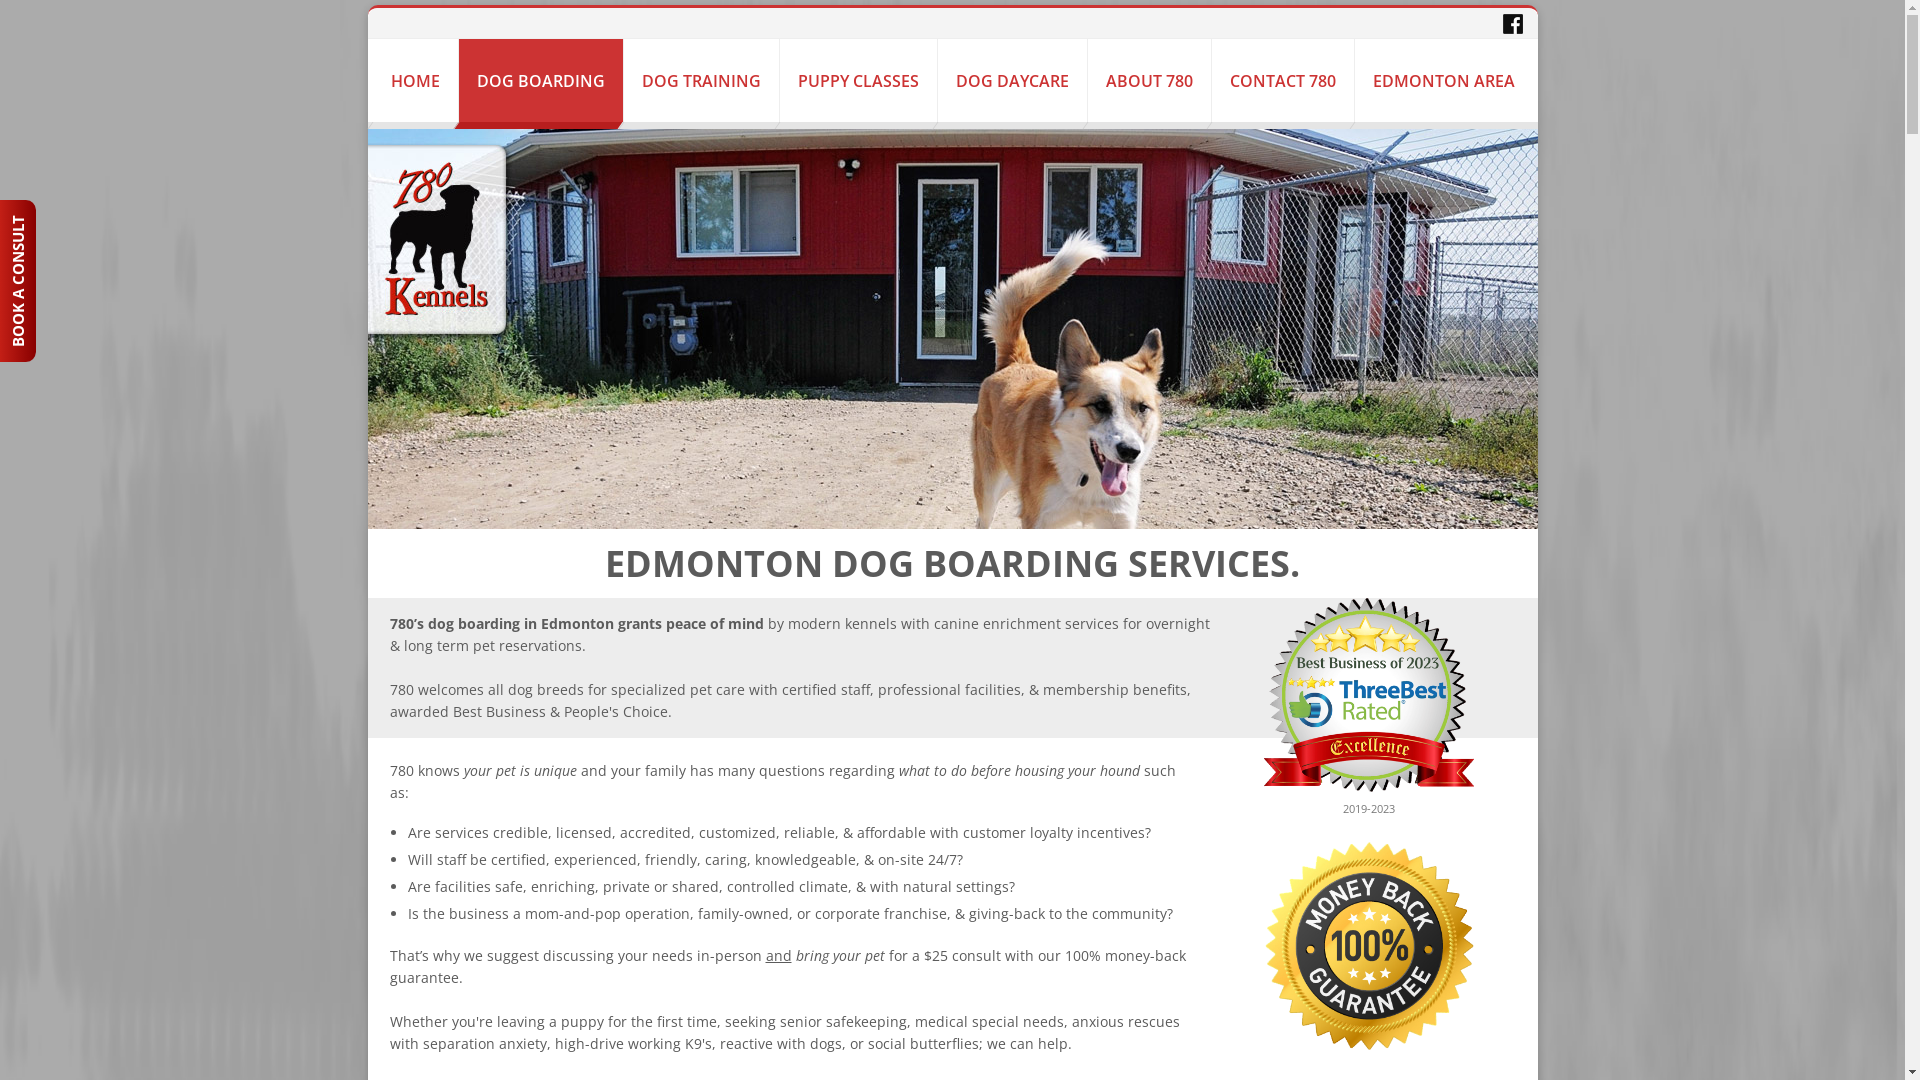 This screenshot has height=1080, width=1920. I want to click on 'PUPPY CLASSES', so click(858, 79).